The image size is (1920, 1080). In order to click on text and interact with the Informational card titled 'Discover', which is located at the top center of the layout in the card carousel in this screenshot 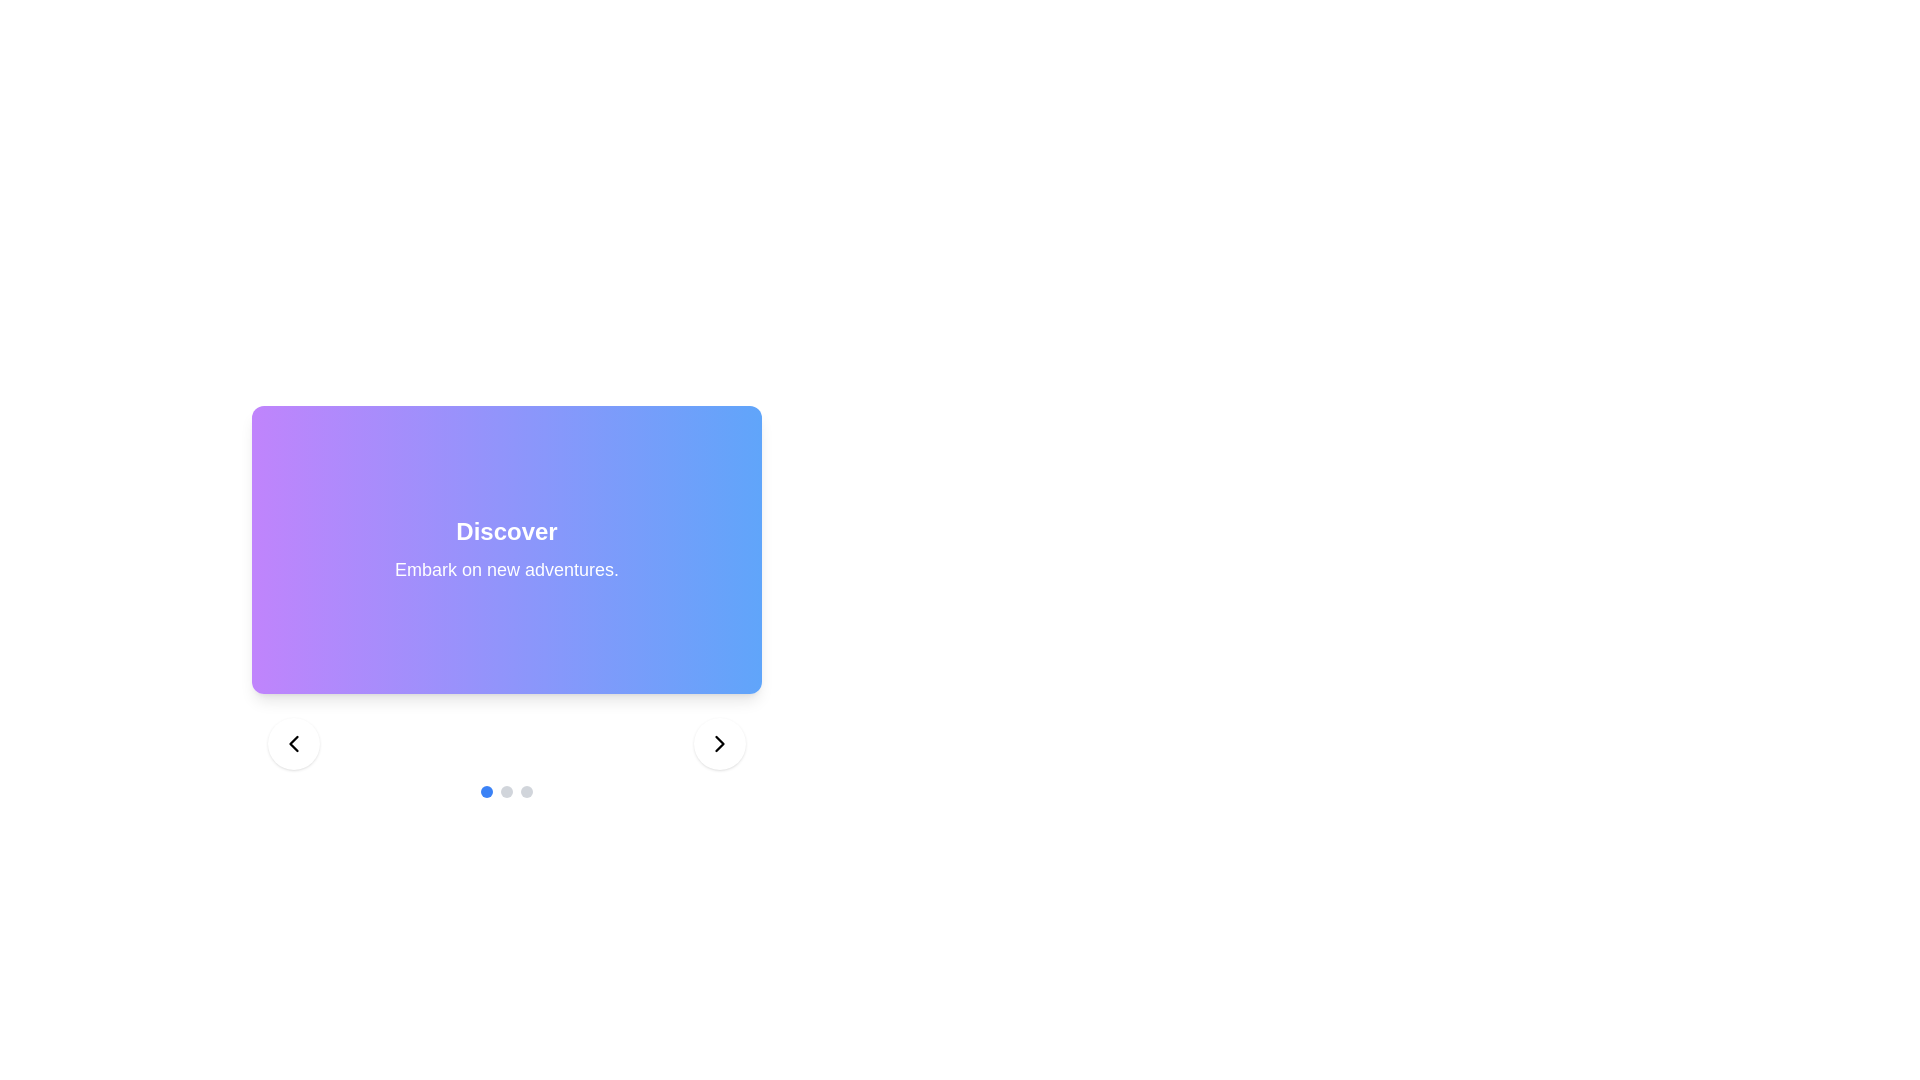, I will do `click(507, 550)`.